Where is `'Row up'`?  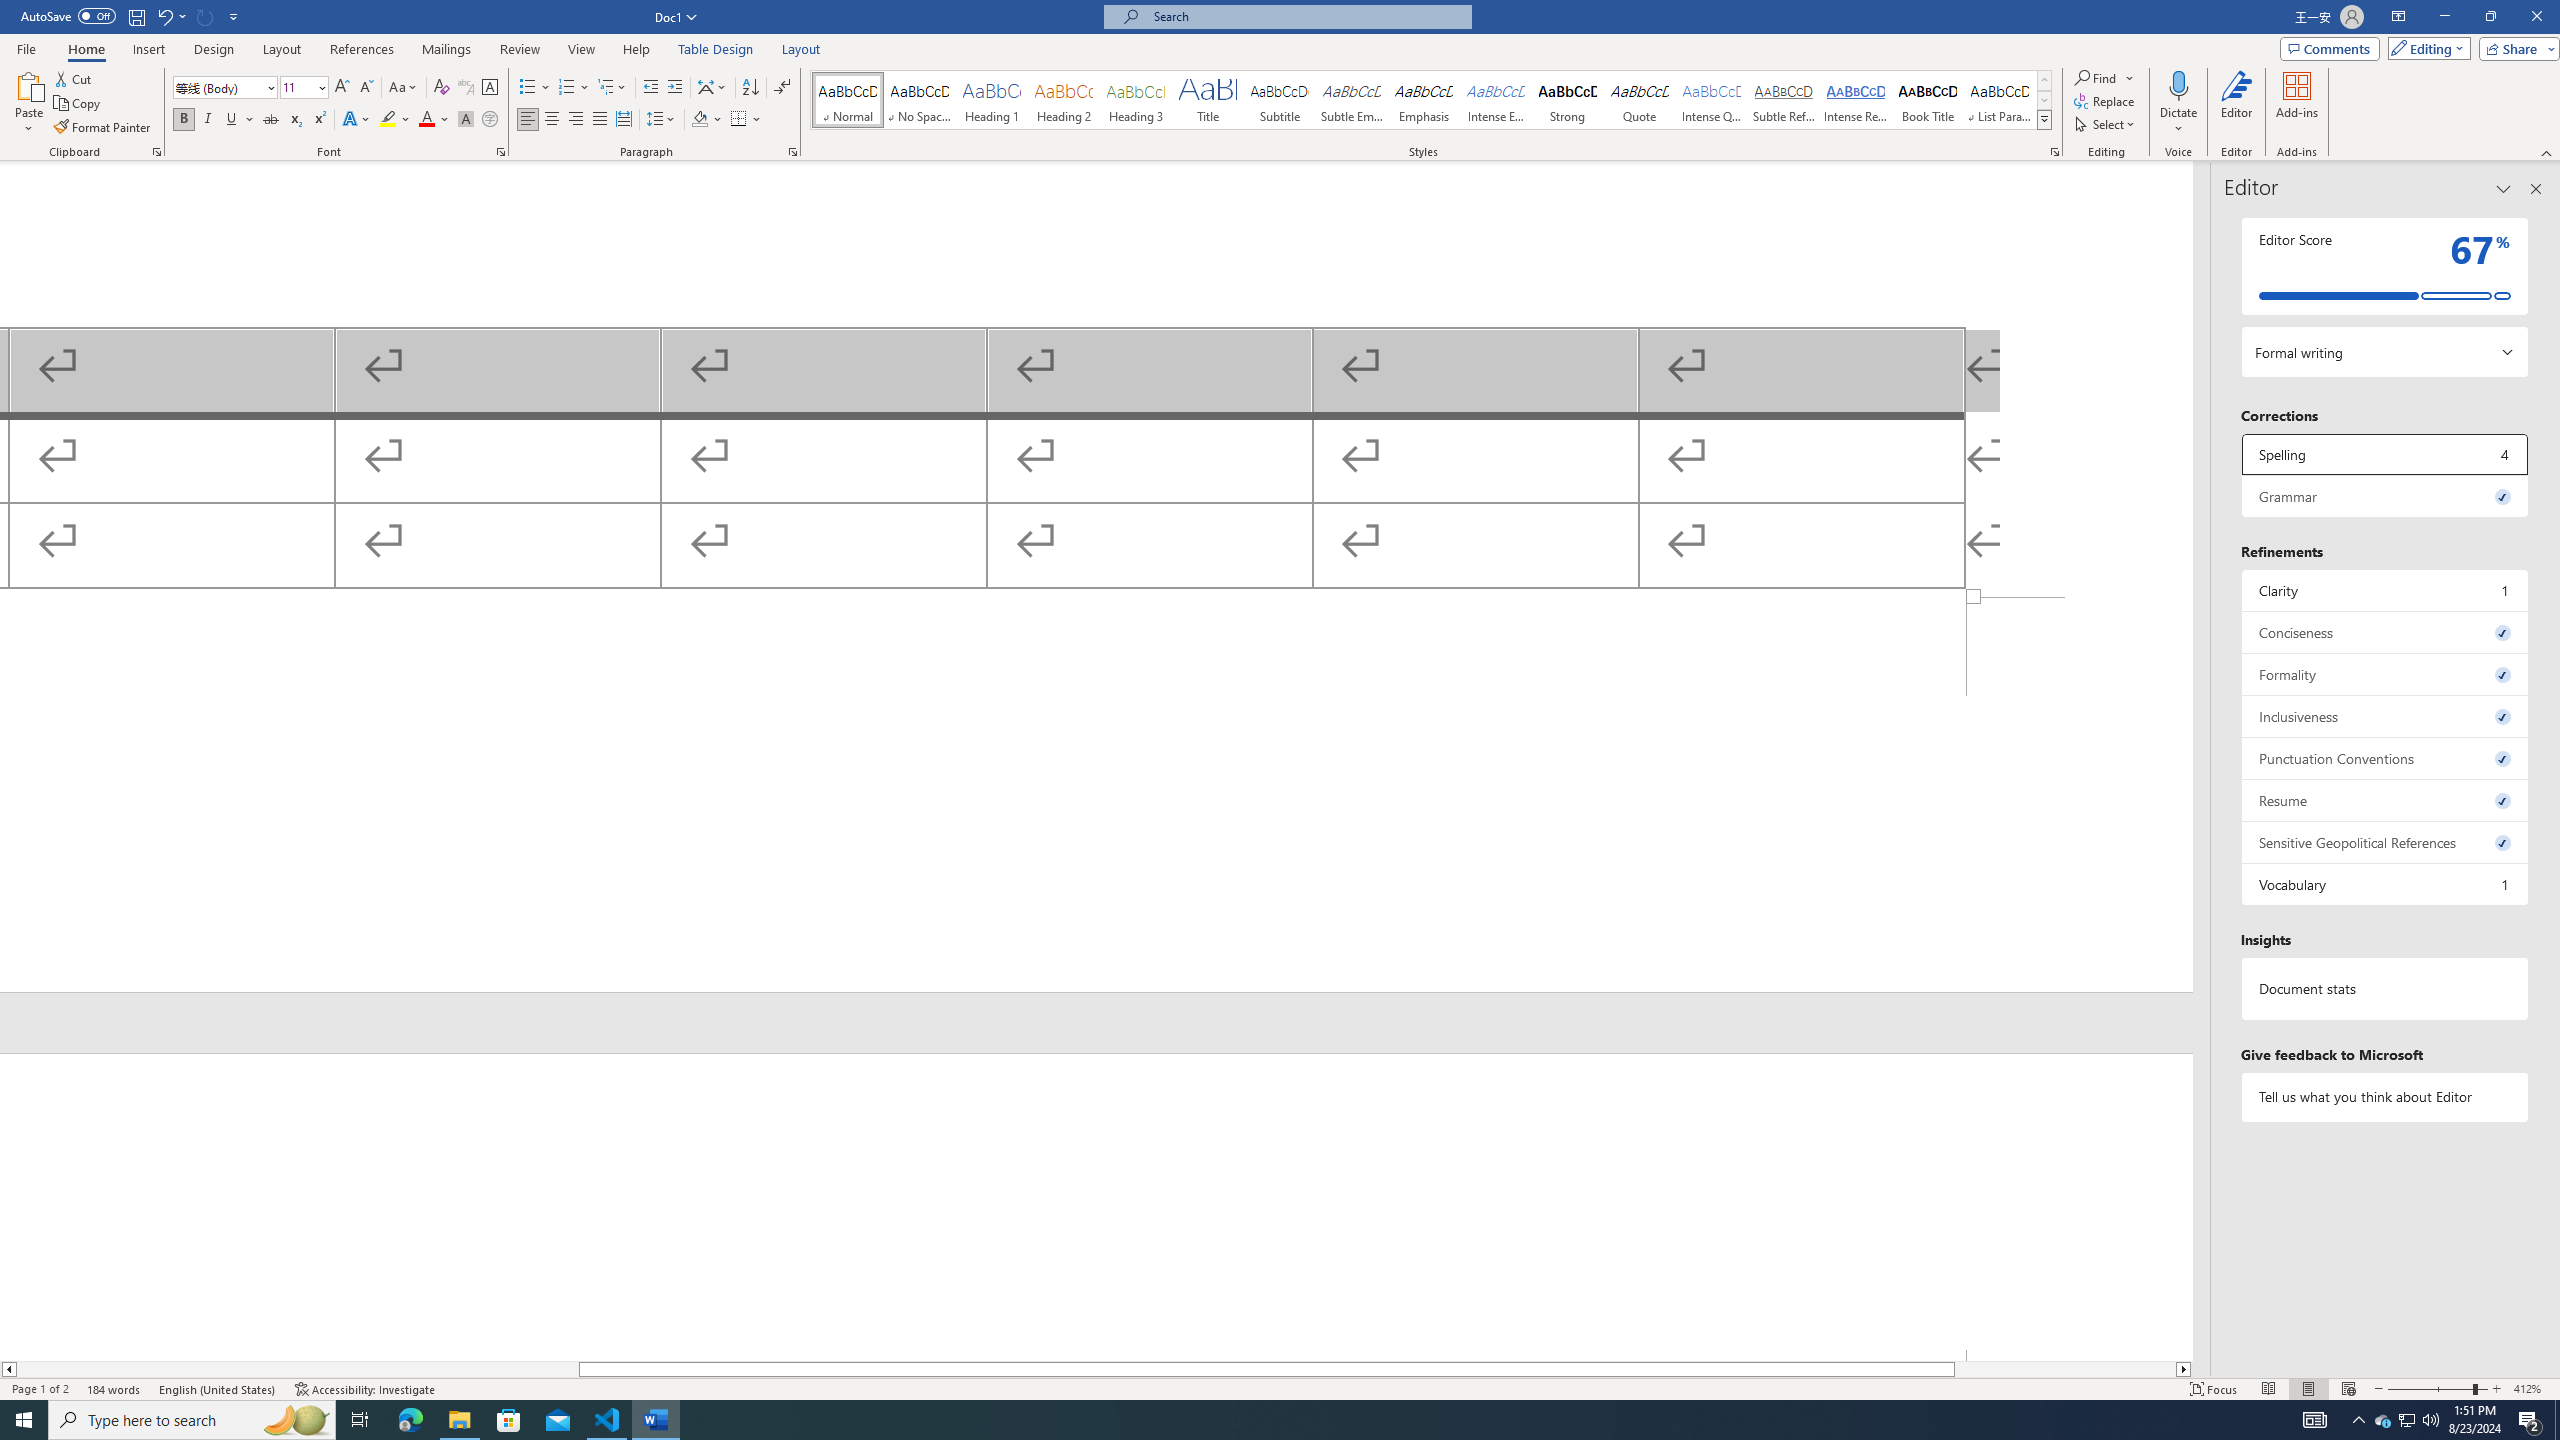 'Row up' is located at coordinates (2045, 80).